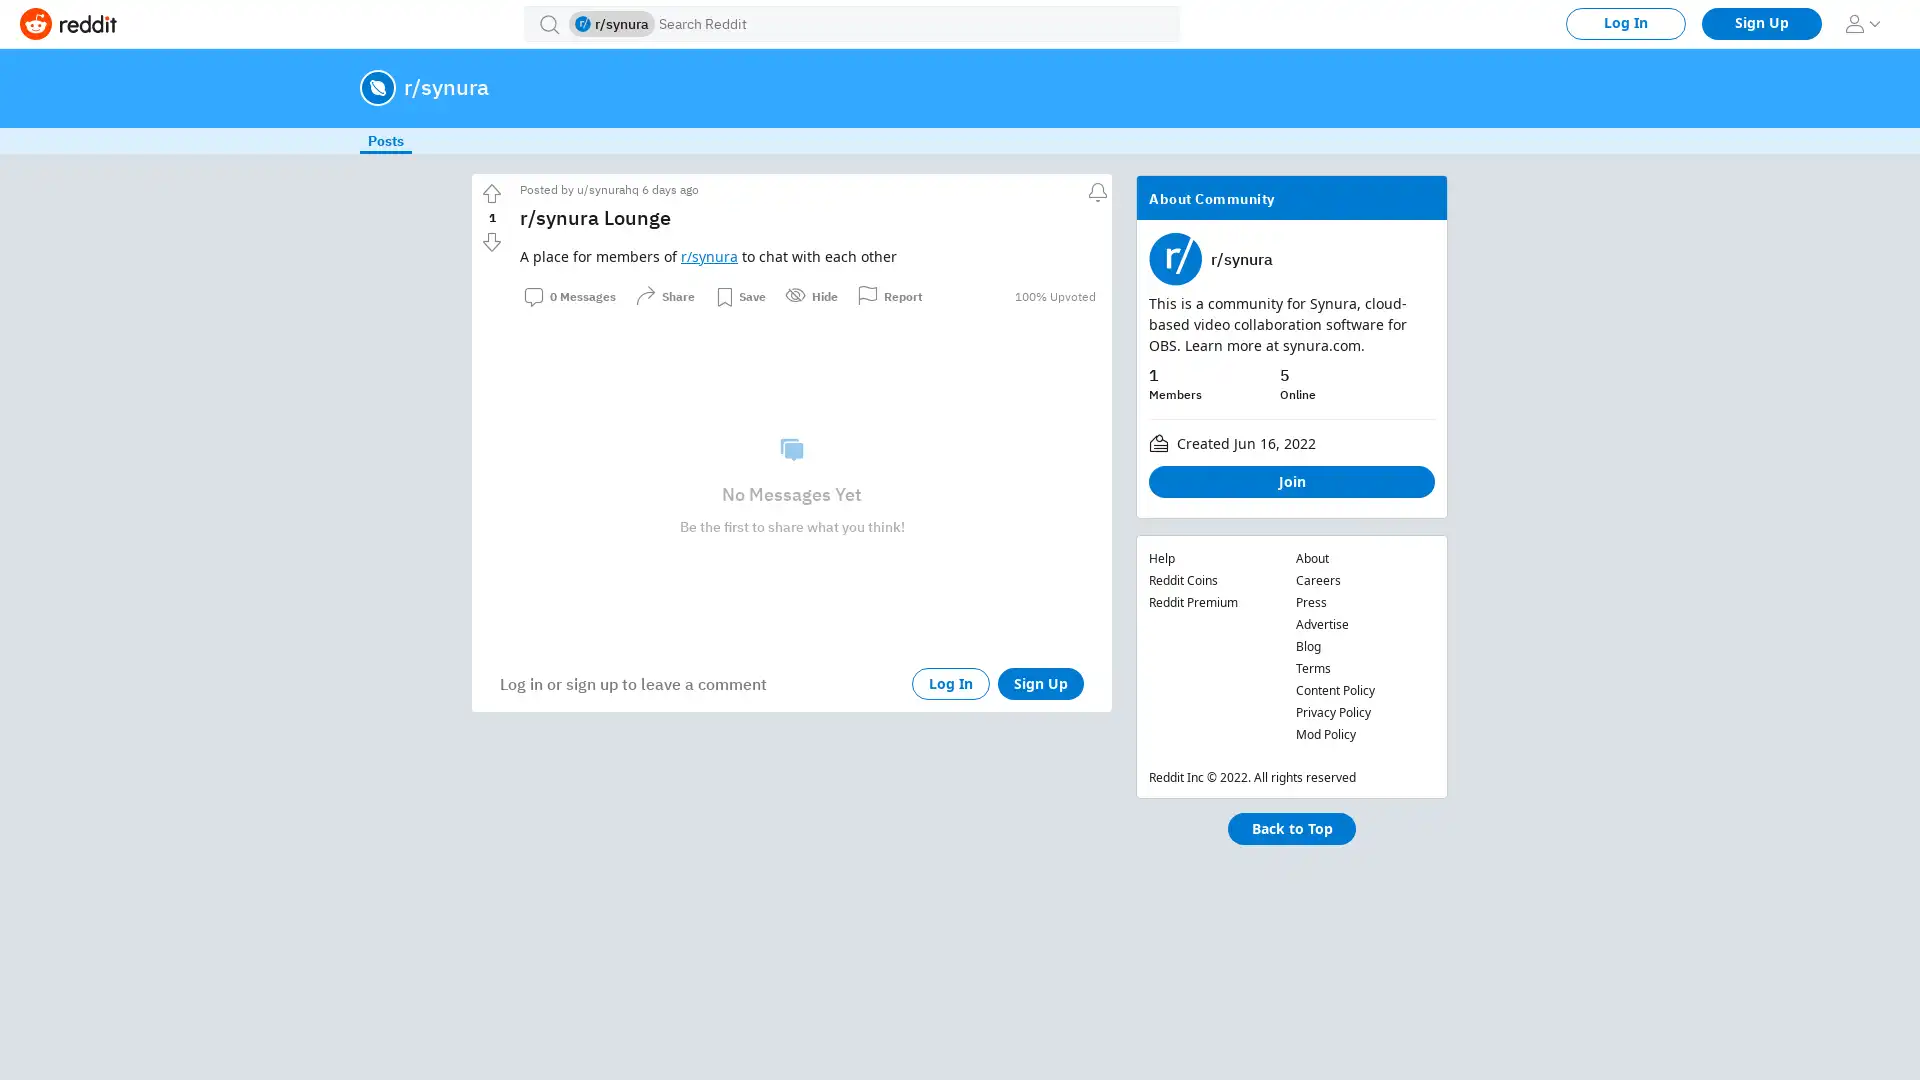 The height and width of the screenshot is (1080, 1920). I want to click on Log In, so click(1626, 23).